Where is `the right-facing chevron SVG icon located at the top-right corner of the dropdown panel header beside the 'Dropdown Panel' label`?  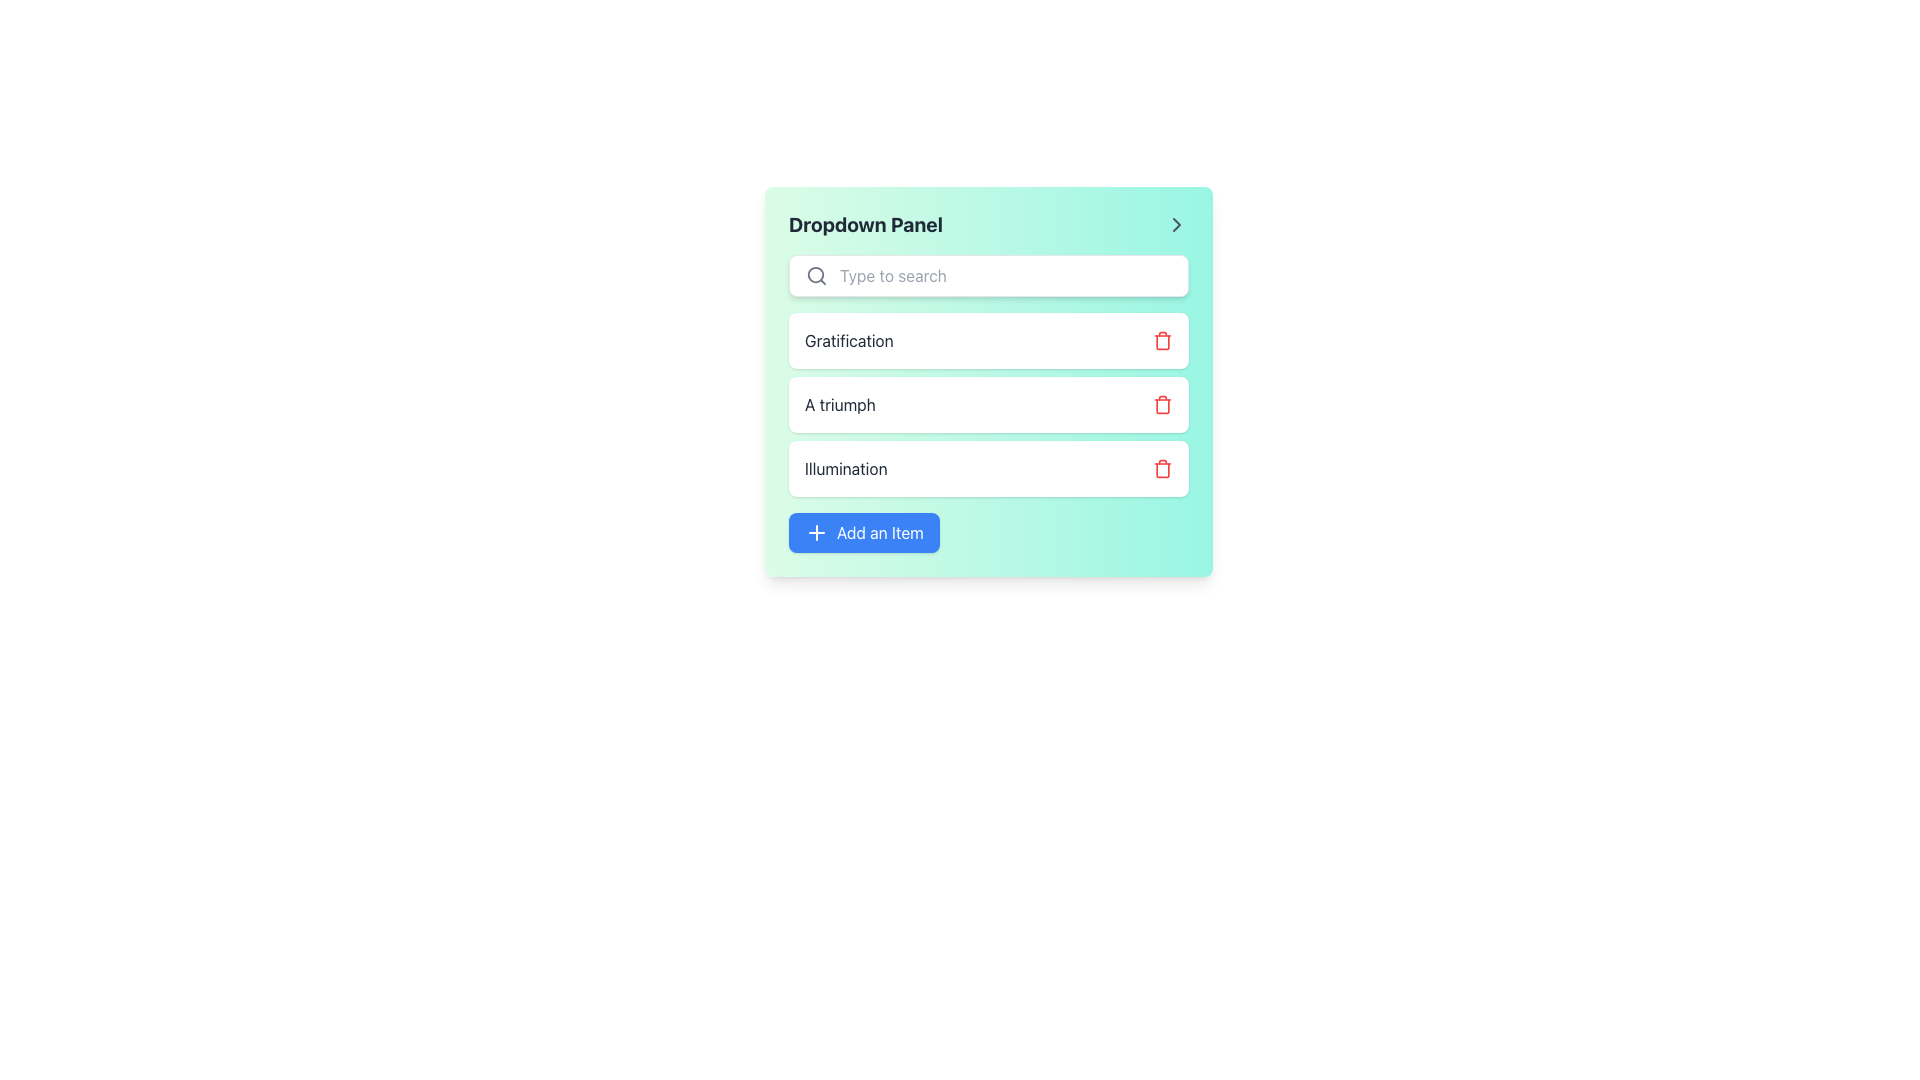 the right-facing chevron SVG icon located at the top-right corner of the dropdown panel header beside the 'Dropdown Panel' label is located at coordinates (1176, 224).